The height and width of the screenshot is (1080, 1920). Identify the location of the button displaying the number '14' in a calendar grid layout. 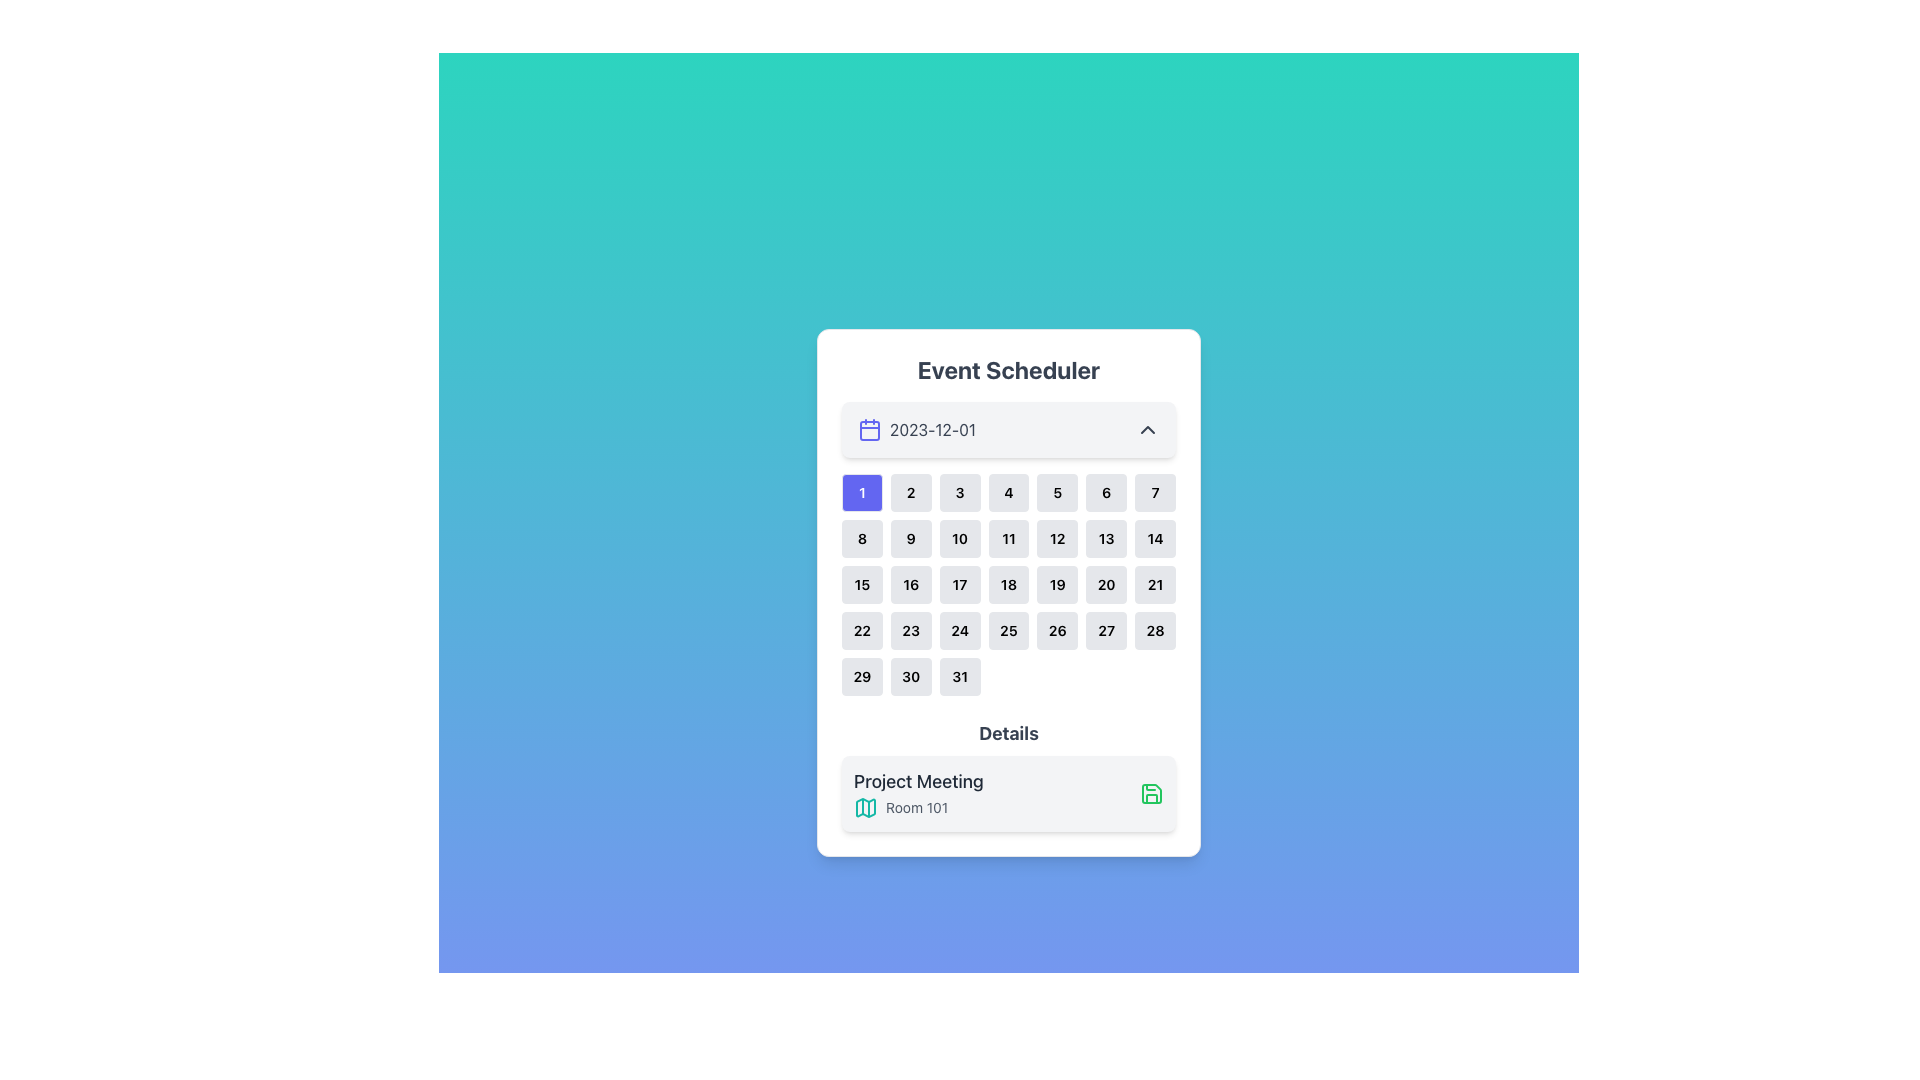
(1155, 538).